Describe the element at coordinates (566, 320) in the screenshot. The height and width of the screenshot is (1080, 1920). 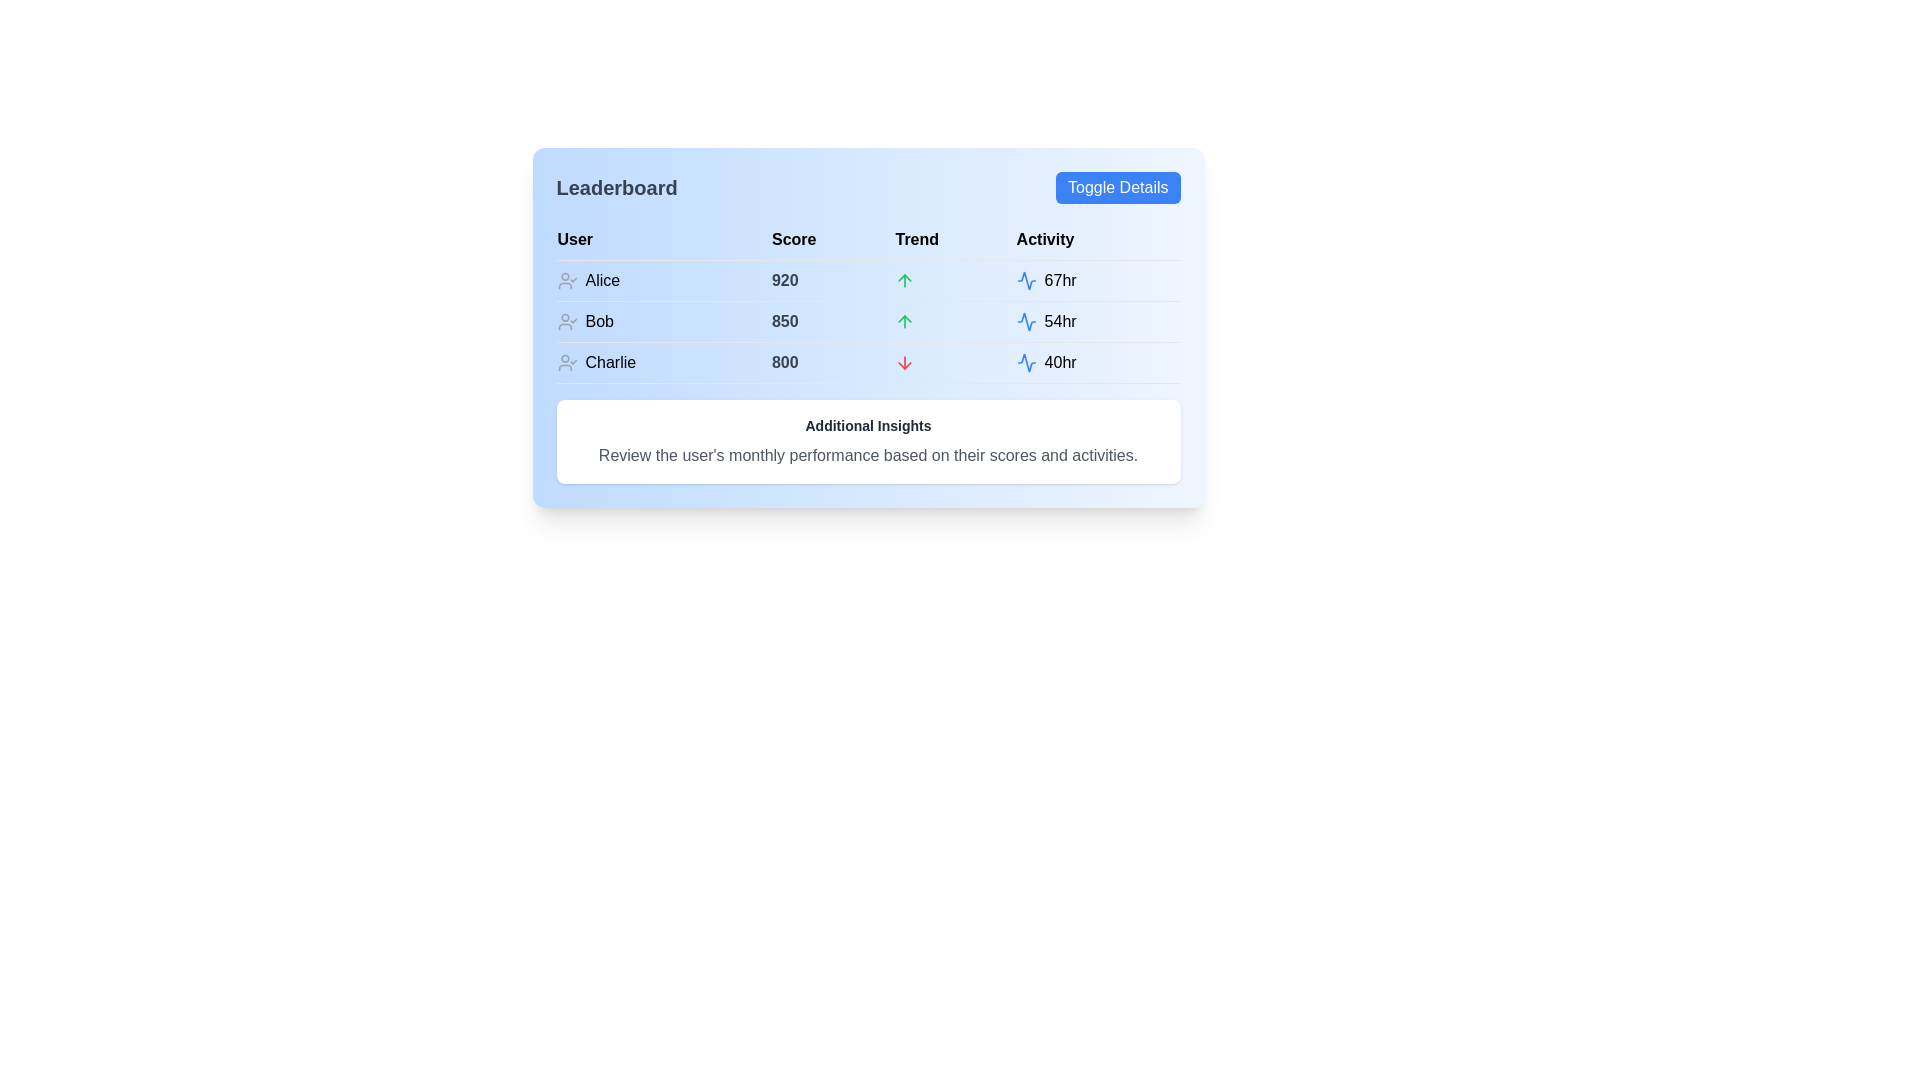
I see `the user 'Bob' icon in the leaderboard, which is positioned adjacent to the name 'Bob' and is the first icon on the left` at that location.